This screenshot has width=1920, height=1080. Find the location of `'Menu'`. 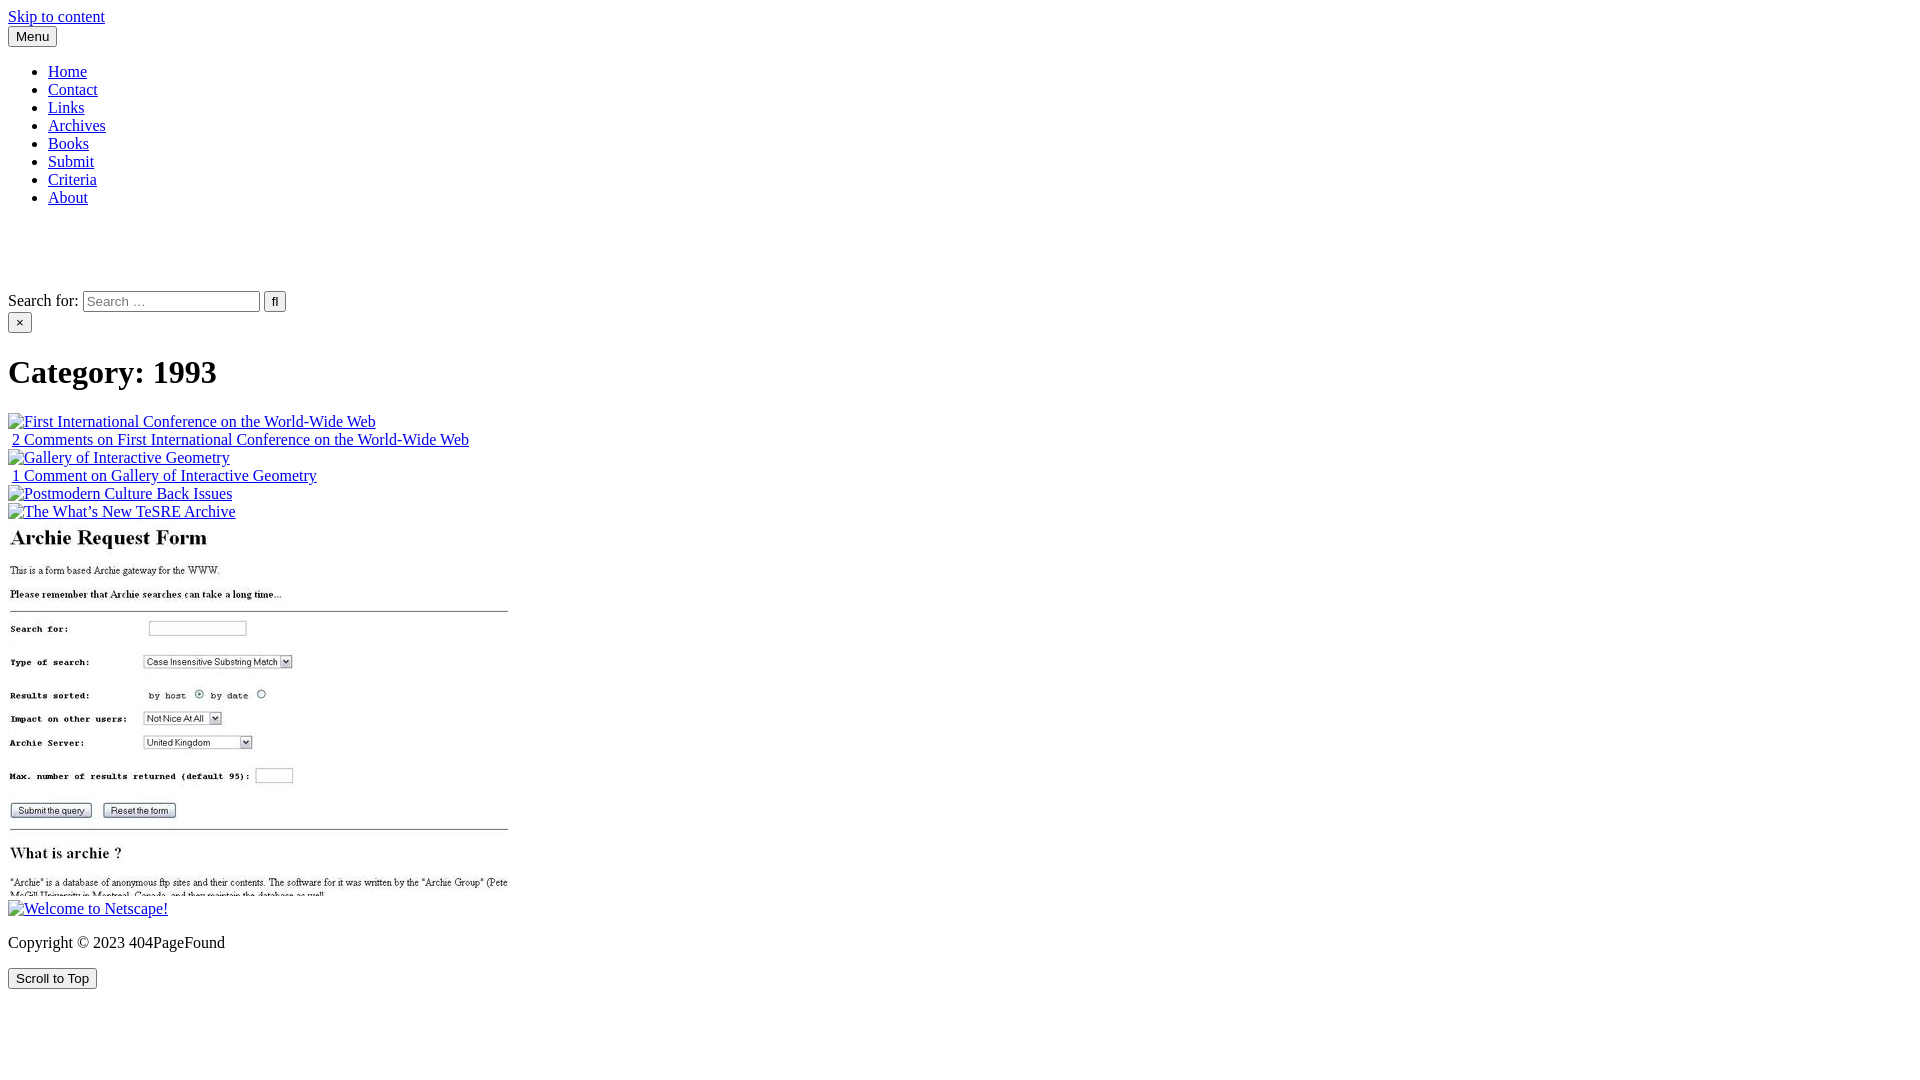

'Menu' is located at coordinates (32, 36).